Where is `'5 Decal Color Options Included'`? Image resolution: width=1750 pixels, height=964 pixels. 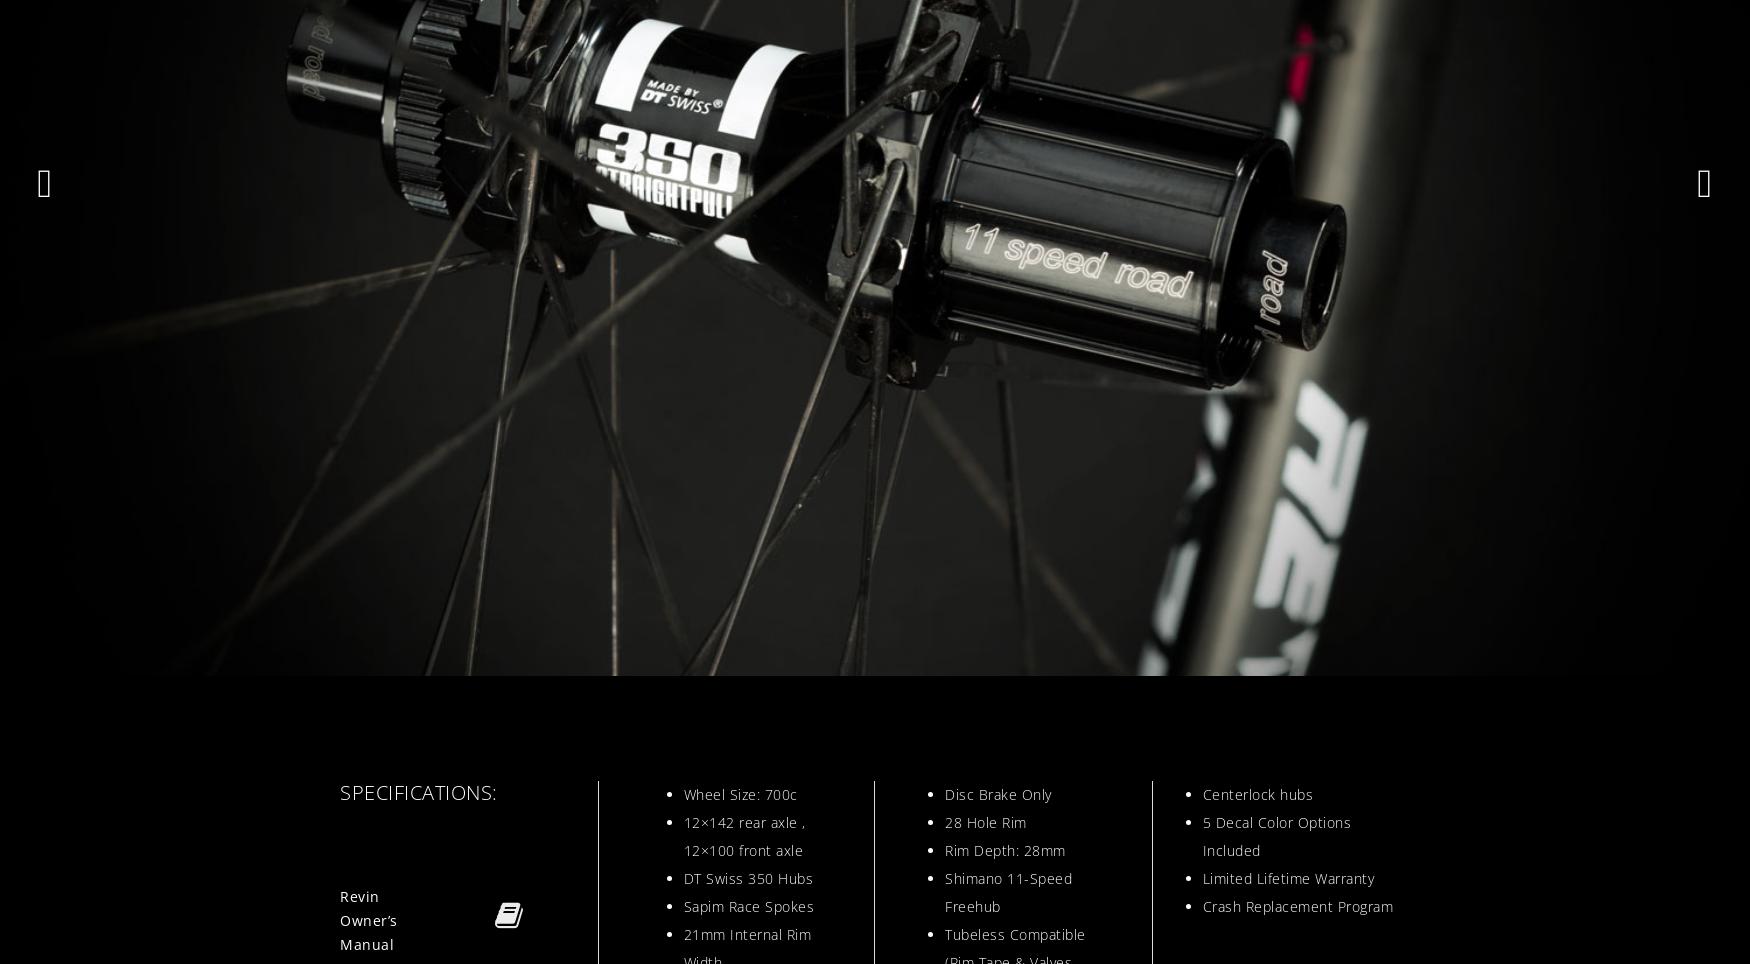 '5 Decal Color Options Included' is located at coordinates (1202, 835).